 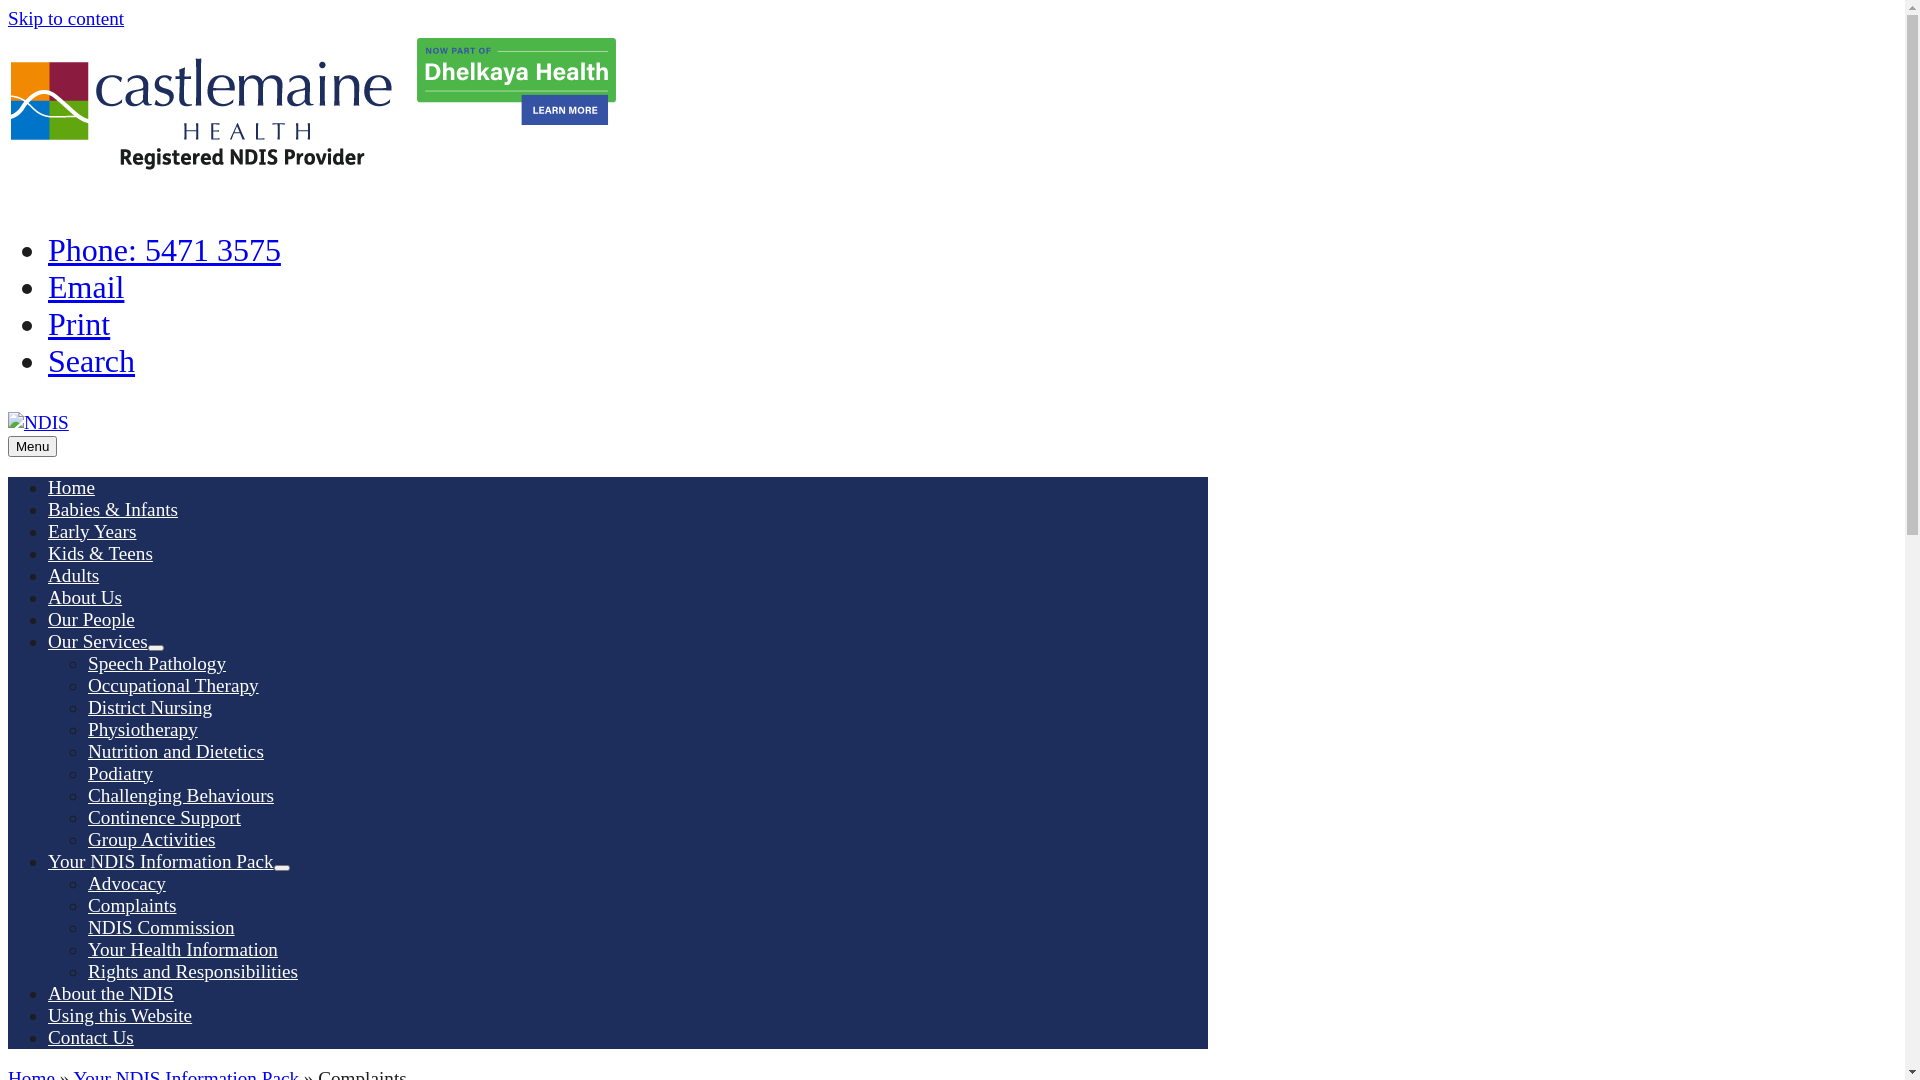 What do you see at coordinates (90, 618) in the screenshot?
I see `'Our People'` at bounding box center [90, 618].